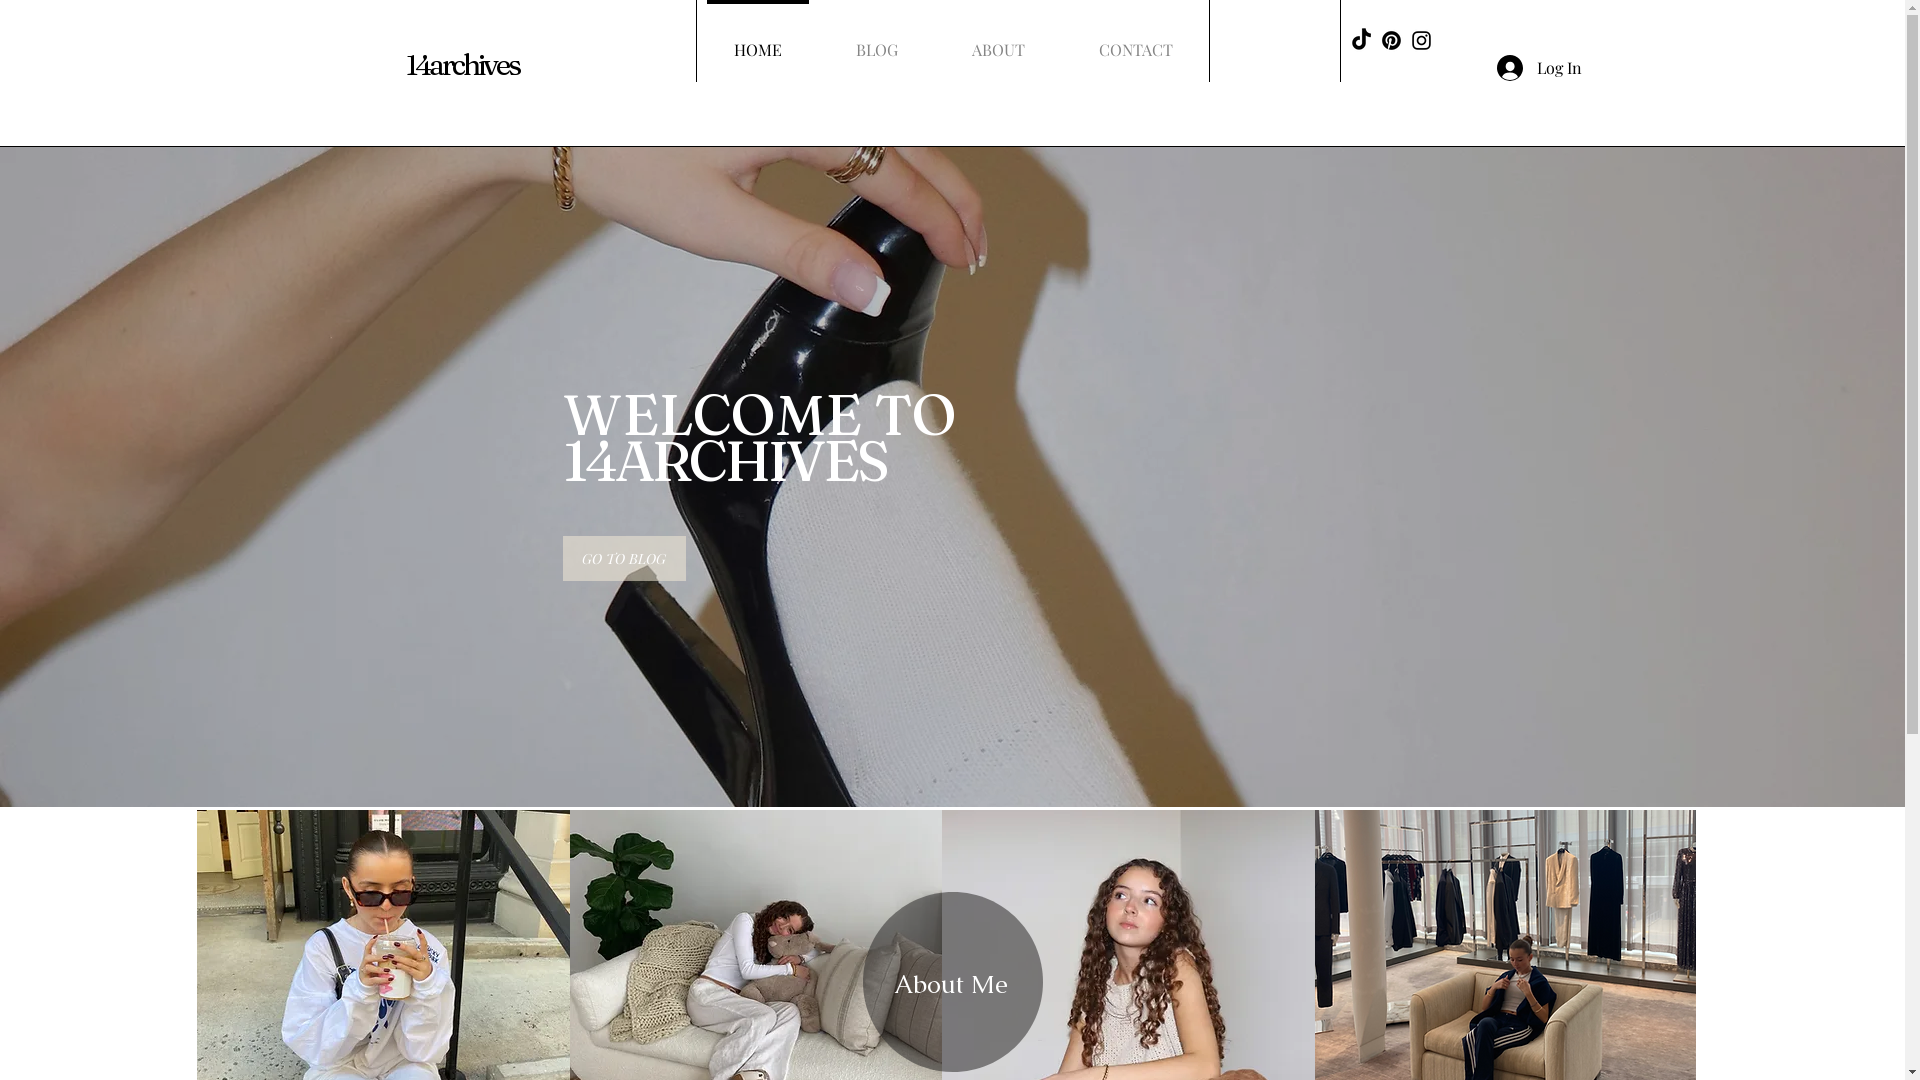 The image size is (1920, 1080). What do you see at coordinates (461, 63) in the screenshot?
I see `'14archives'` at bounding box center [461, 63].